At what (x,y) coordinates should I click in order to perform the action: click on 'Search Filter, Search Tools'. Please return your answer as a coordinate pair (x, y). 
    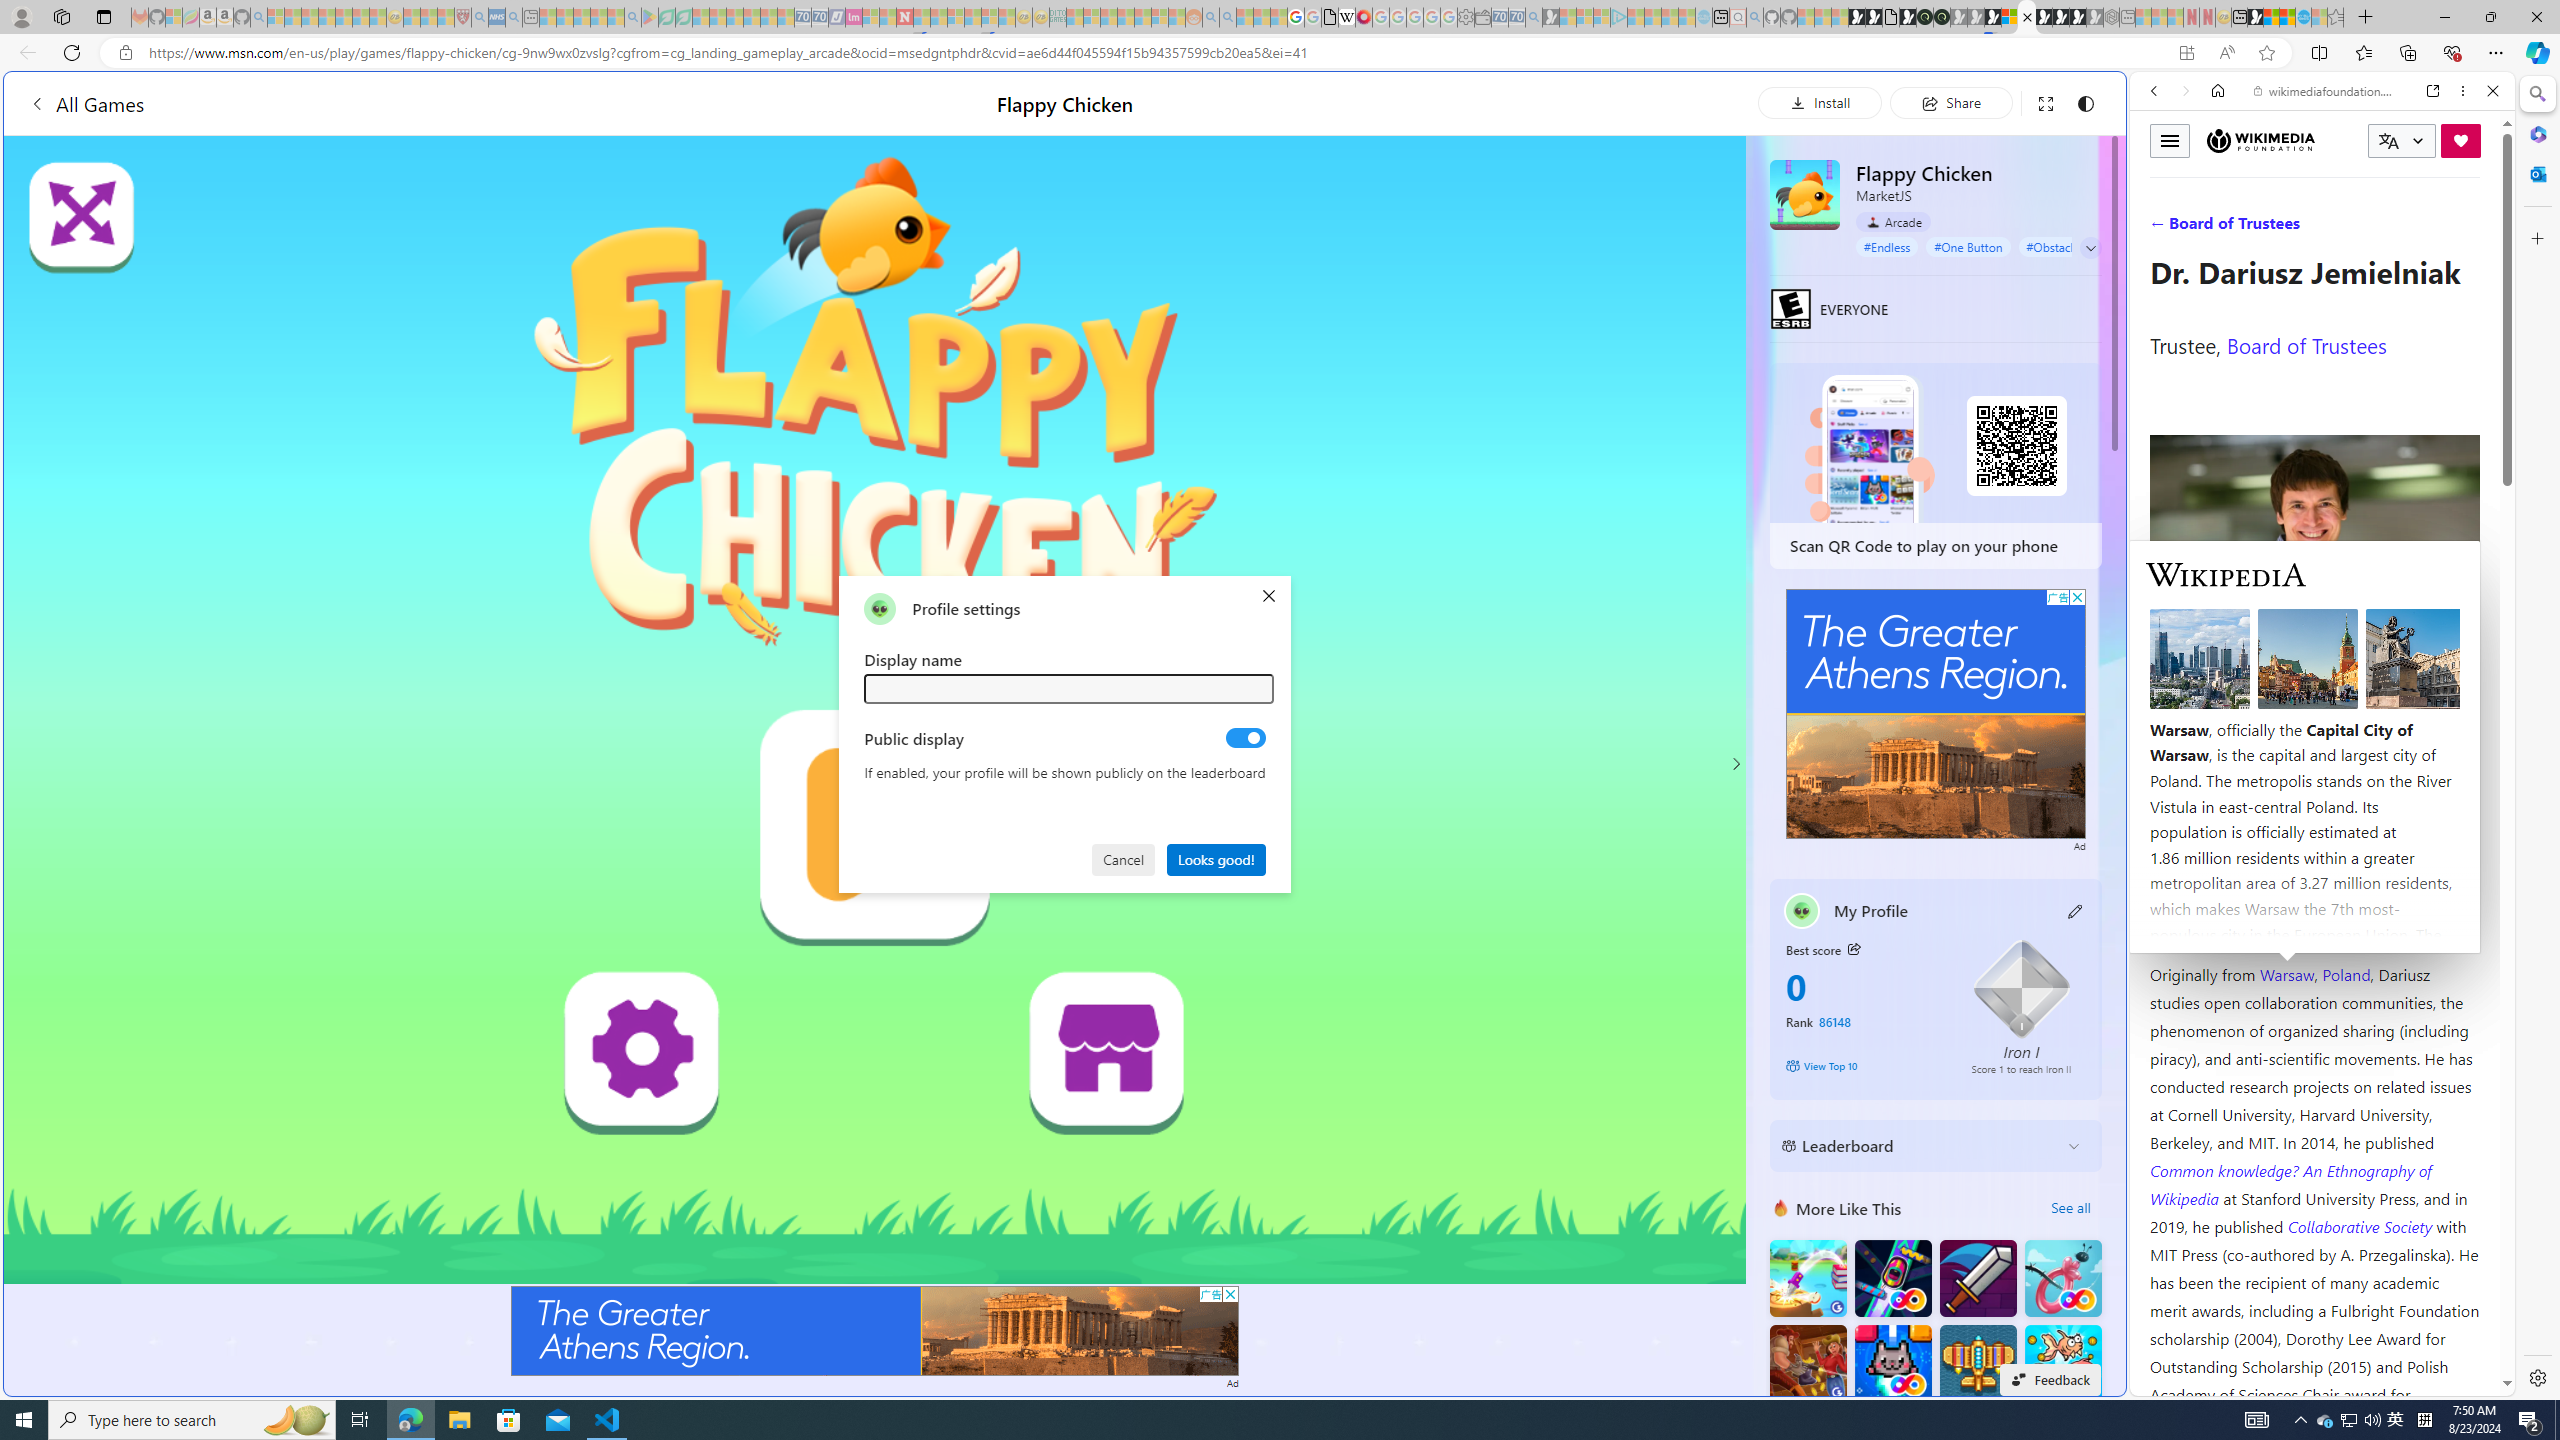
    Looking at the image, I should click on (2373, 227).